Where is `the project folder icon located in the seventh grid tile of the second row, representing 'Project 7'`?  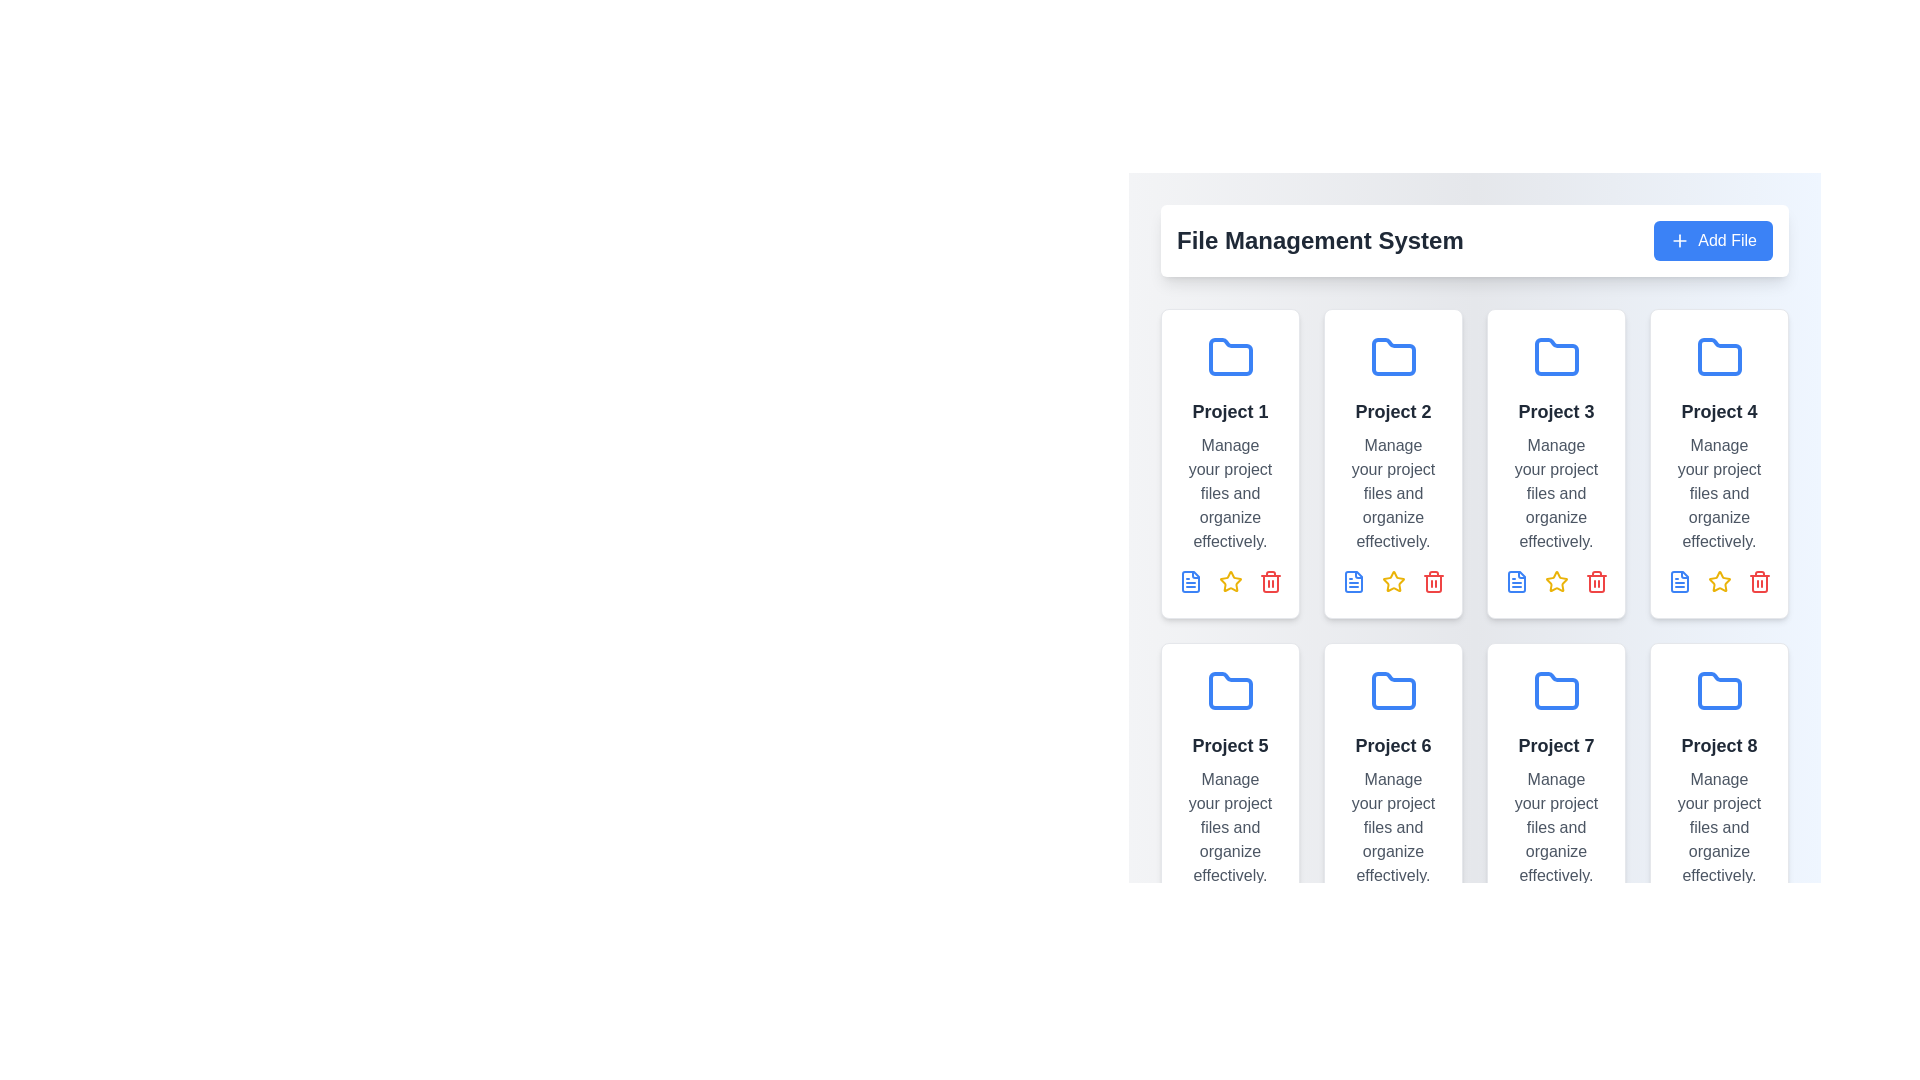 the project folder icon located in the seventh grid tile of the second row, representing 'Project 7' is located at coordinates (1555, 689).